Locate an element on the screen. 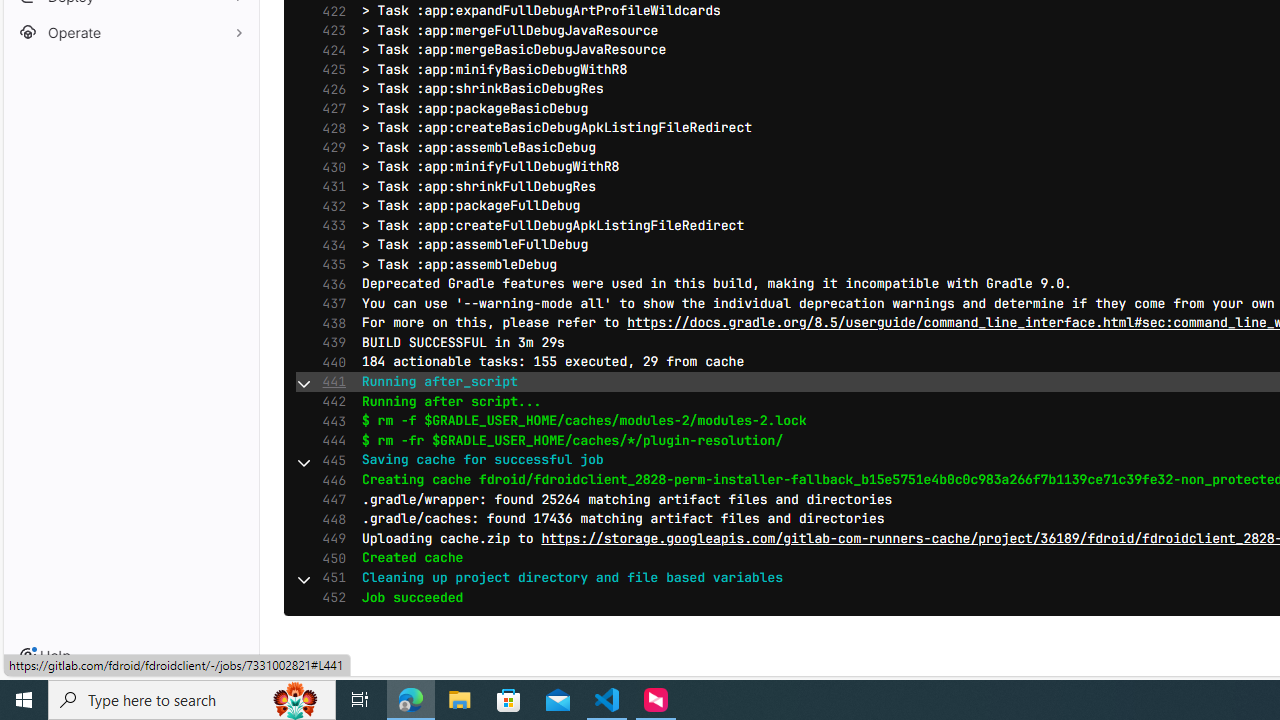  '426' is located at coordinates (329, 88).